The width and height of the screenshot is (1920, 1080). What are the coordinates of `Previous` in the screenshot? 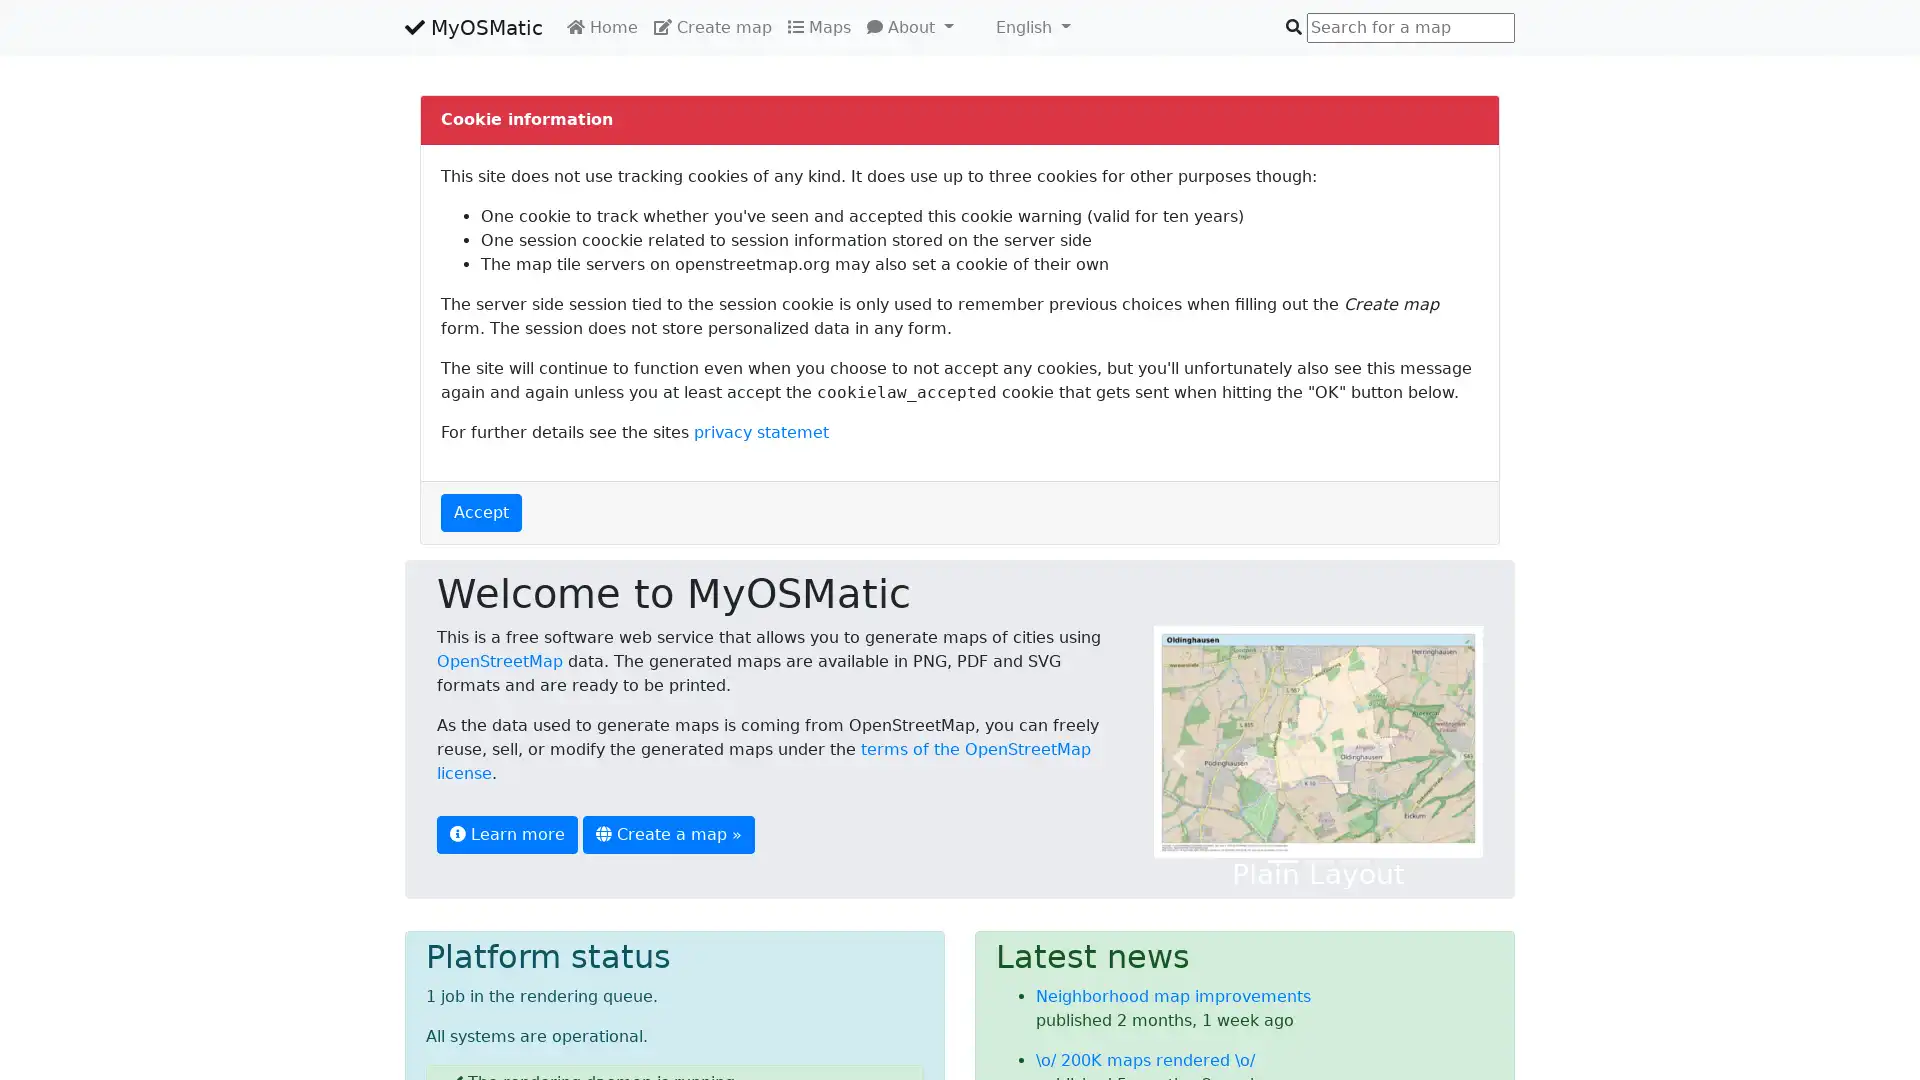 It's located at (1178, 758).